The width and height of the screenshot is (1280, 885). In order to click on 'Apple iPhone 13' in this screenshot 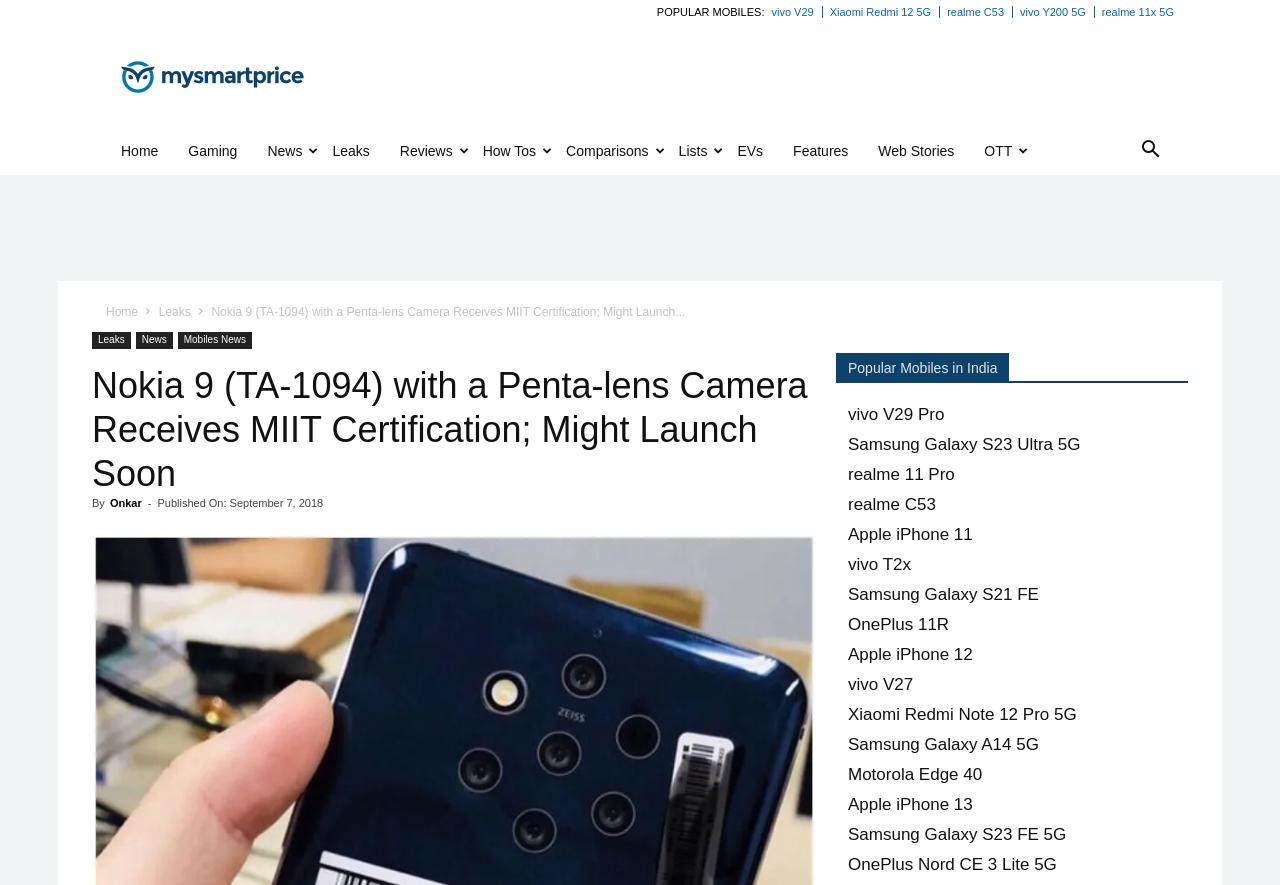, I will do `click(908, 803)`.